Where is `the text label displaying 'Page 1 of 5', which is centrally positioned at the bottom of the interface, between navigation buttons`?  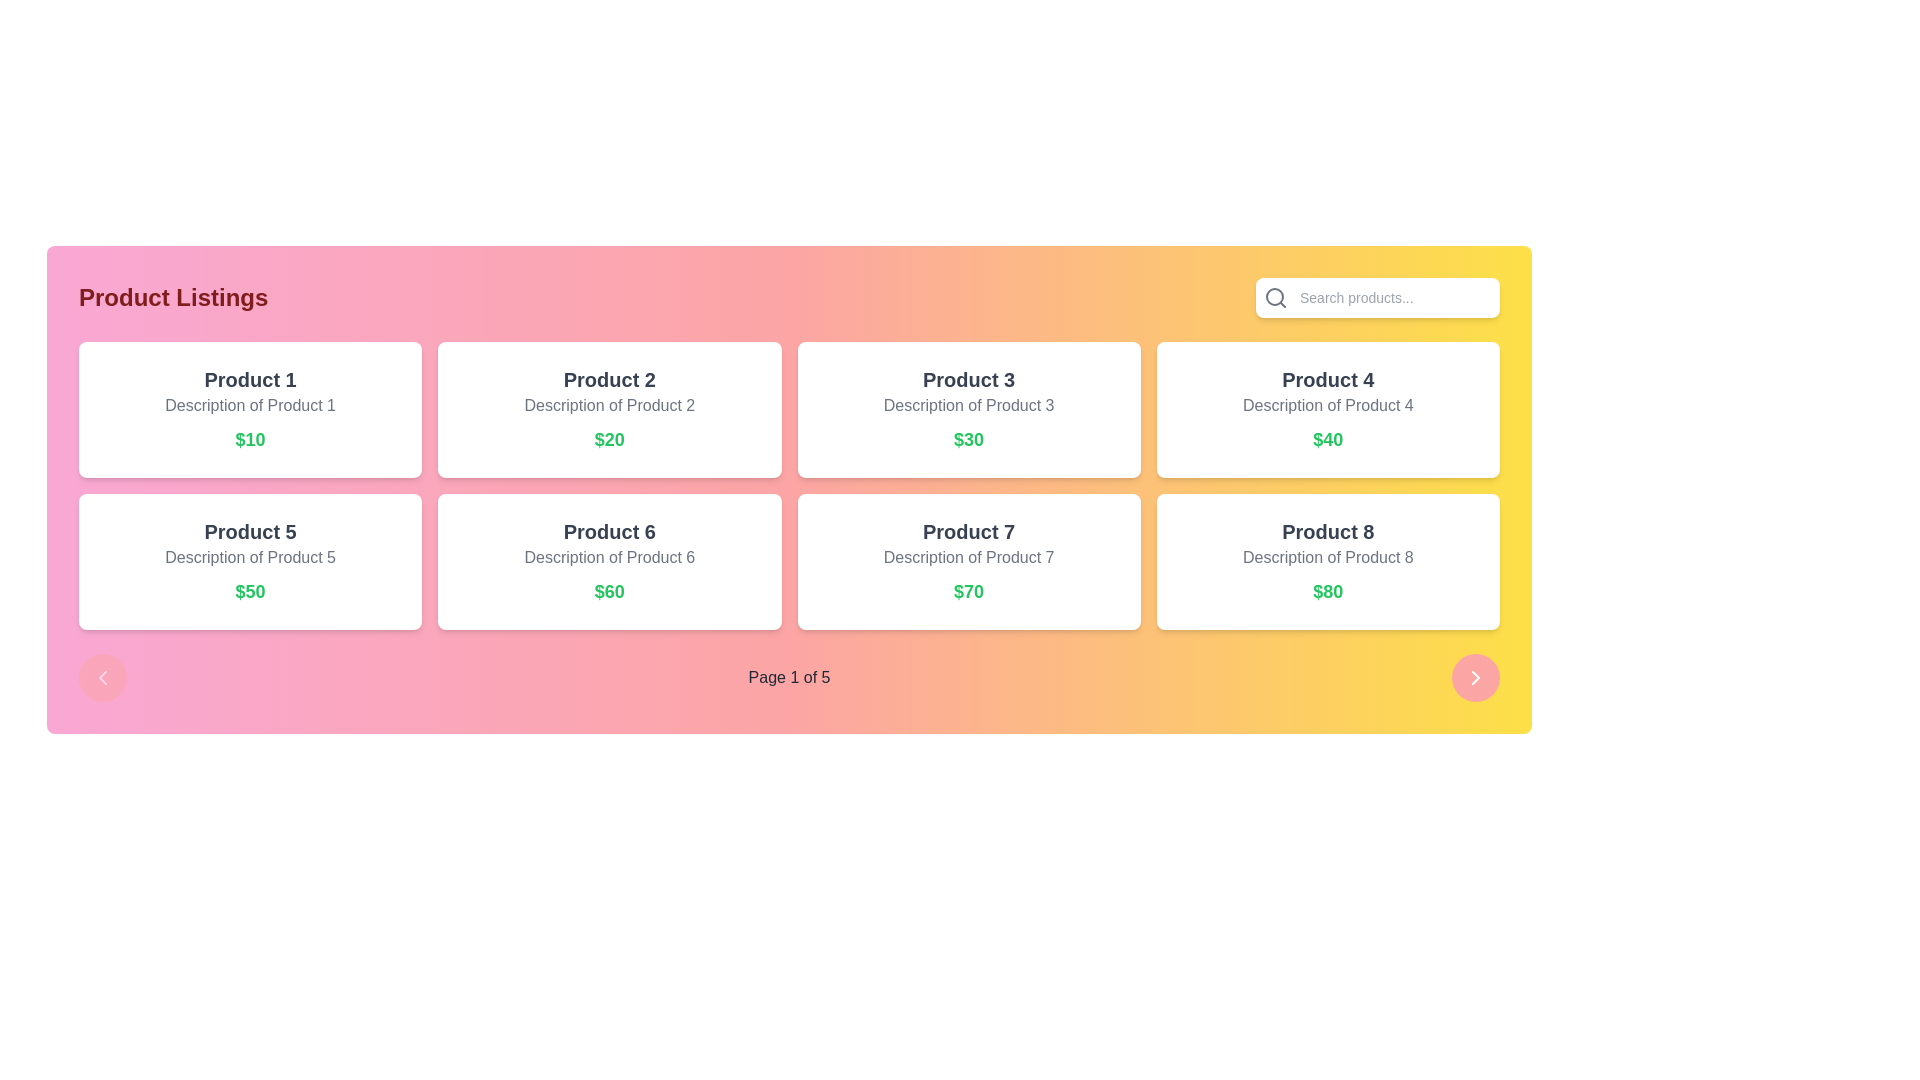
the text label displaying 'Page 1 of 5', which is centrally positioned at the bottom of the interface, between navigation buttons is located at coordinates (788, 677).